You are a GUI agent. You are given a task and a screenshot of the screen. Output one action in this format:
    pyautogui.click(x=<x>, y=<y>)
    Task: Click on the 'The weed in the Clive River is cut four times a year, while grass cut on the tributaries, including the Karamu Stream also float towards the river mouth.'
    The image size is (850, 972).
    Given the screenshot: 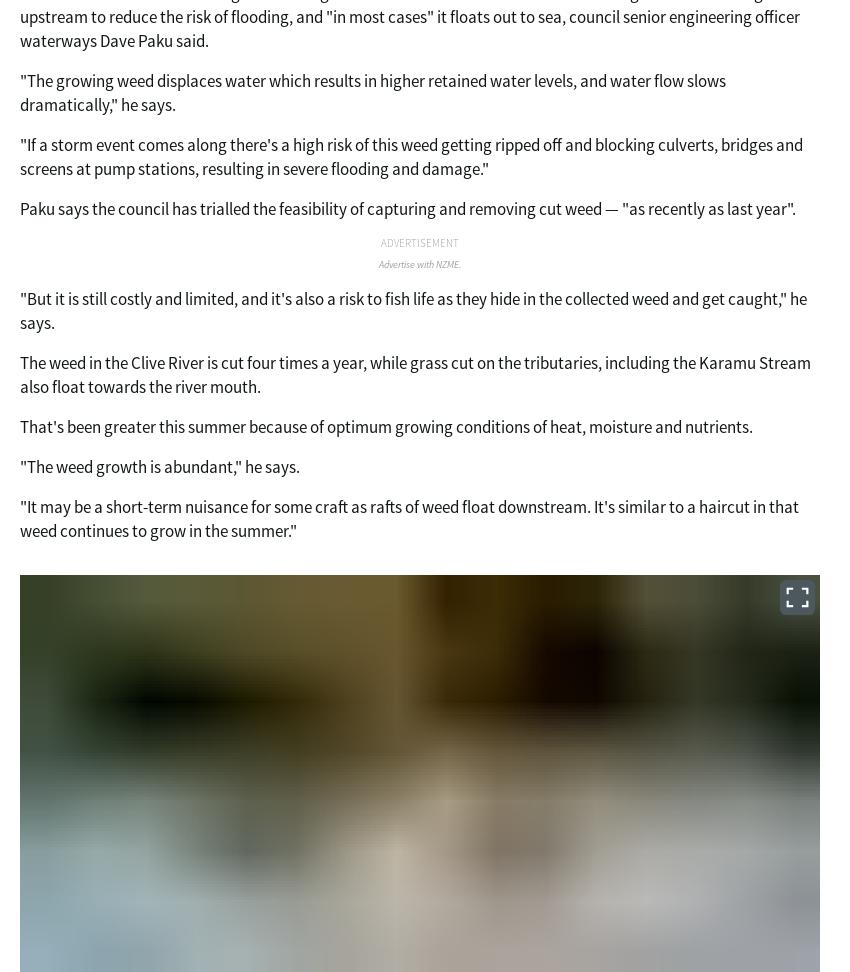 What is the action you would take?
    pyautogui.click(x=415, y=374)
    